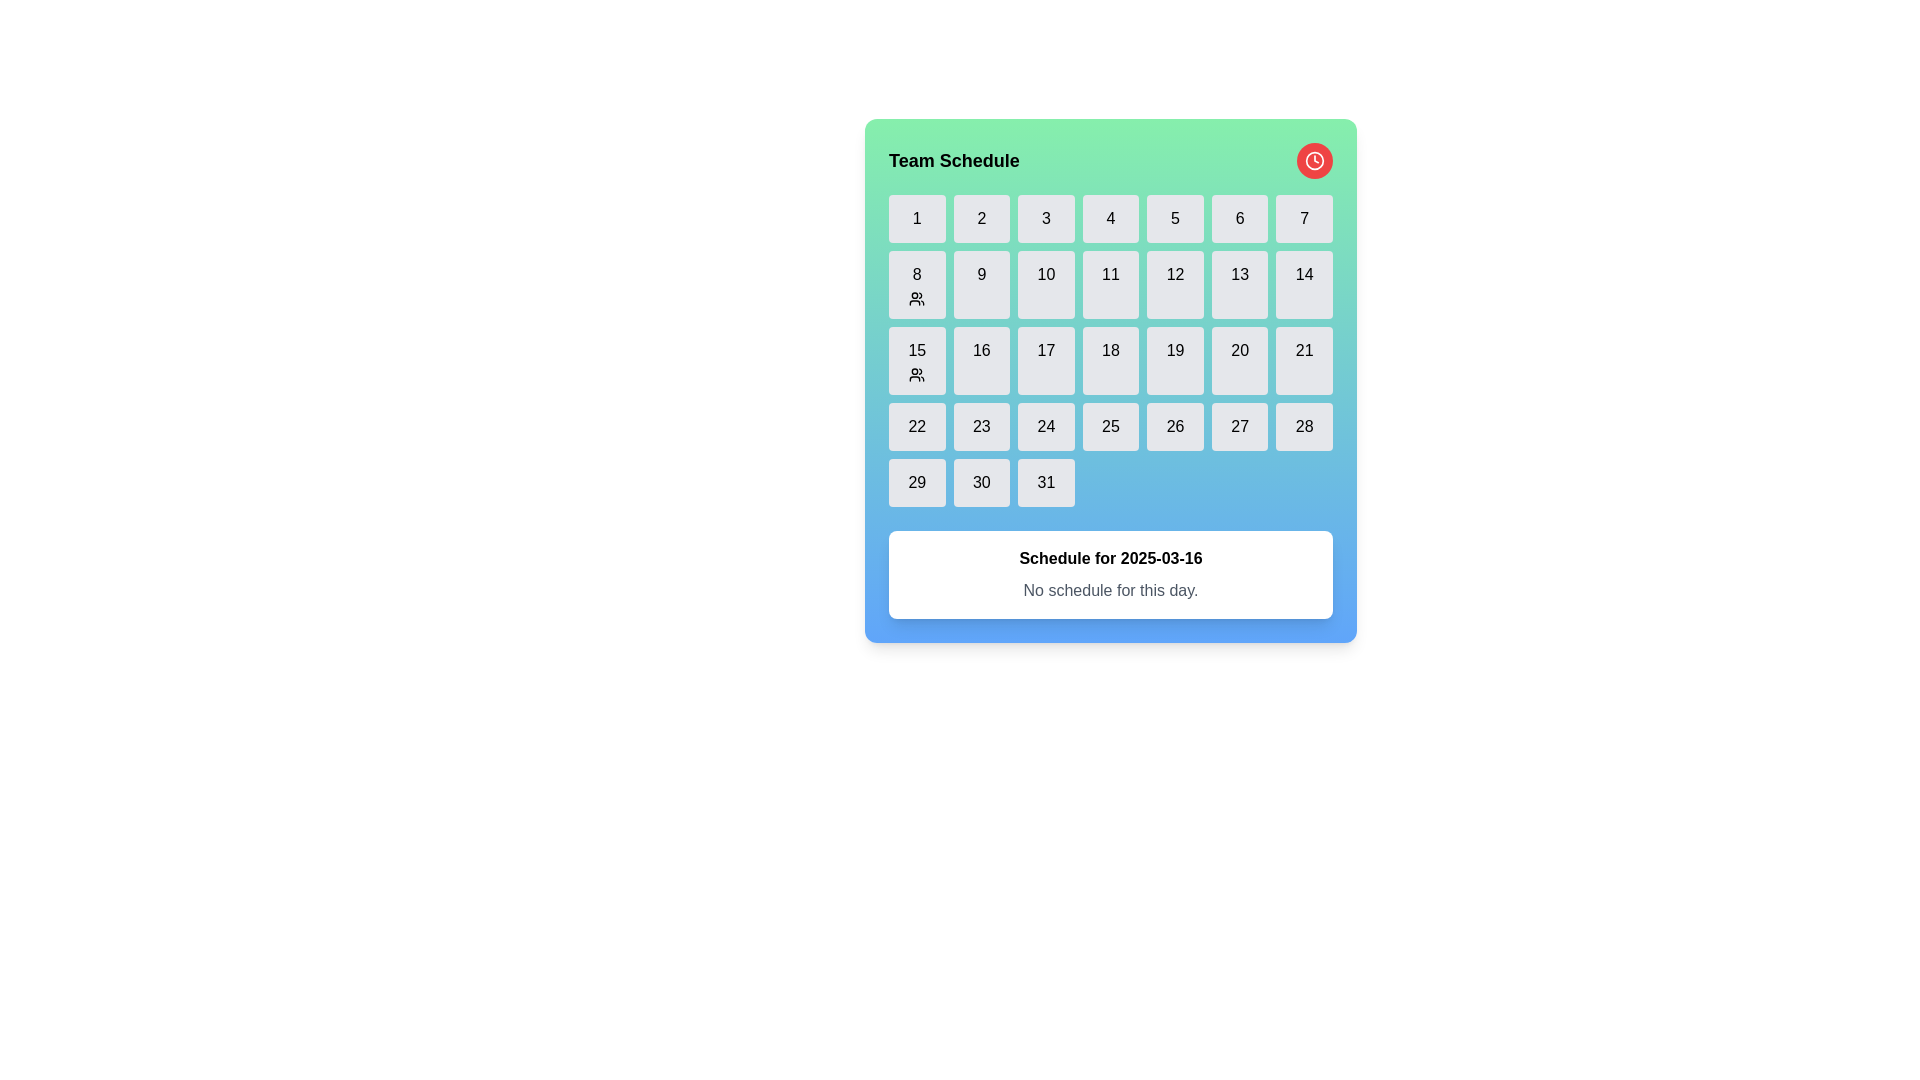  What do you see at coordinates (1109, 426) in the screenshot?
I see `the button representing the 25th day in the calendar interface under 'Team Schedule'` at bounding box center [1109, 426].